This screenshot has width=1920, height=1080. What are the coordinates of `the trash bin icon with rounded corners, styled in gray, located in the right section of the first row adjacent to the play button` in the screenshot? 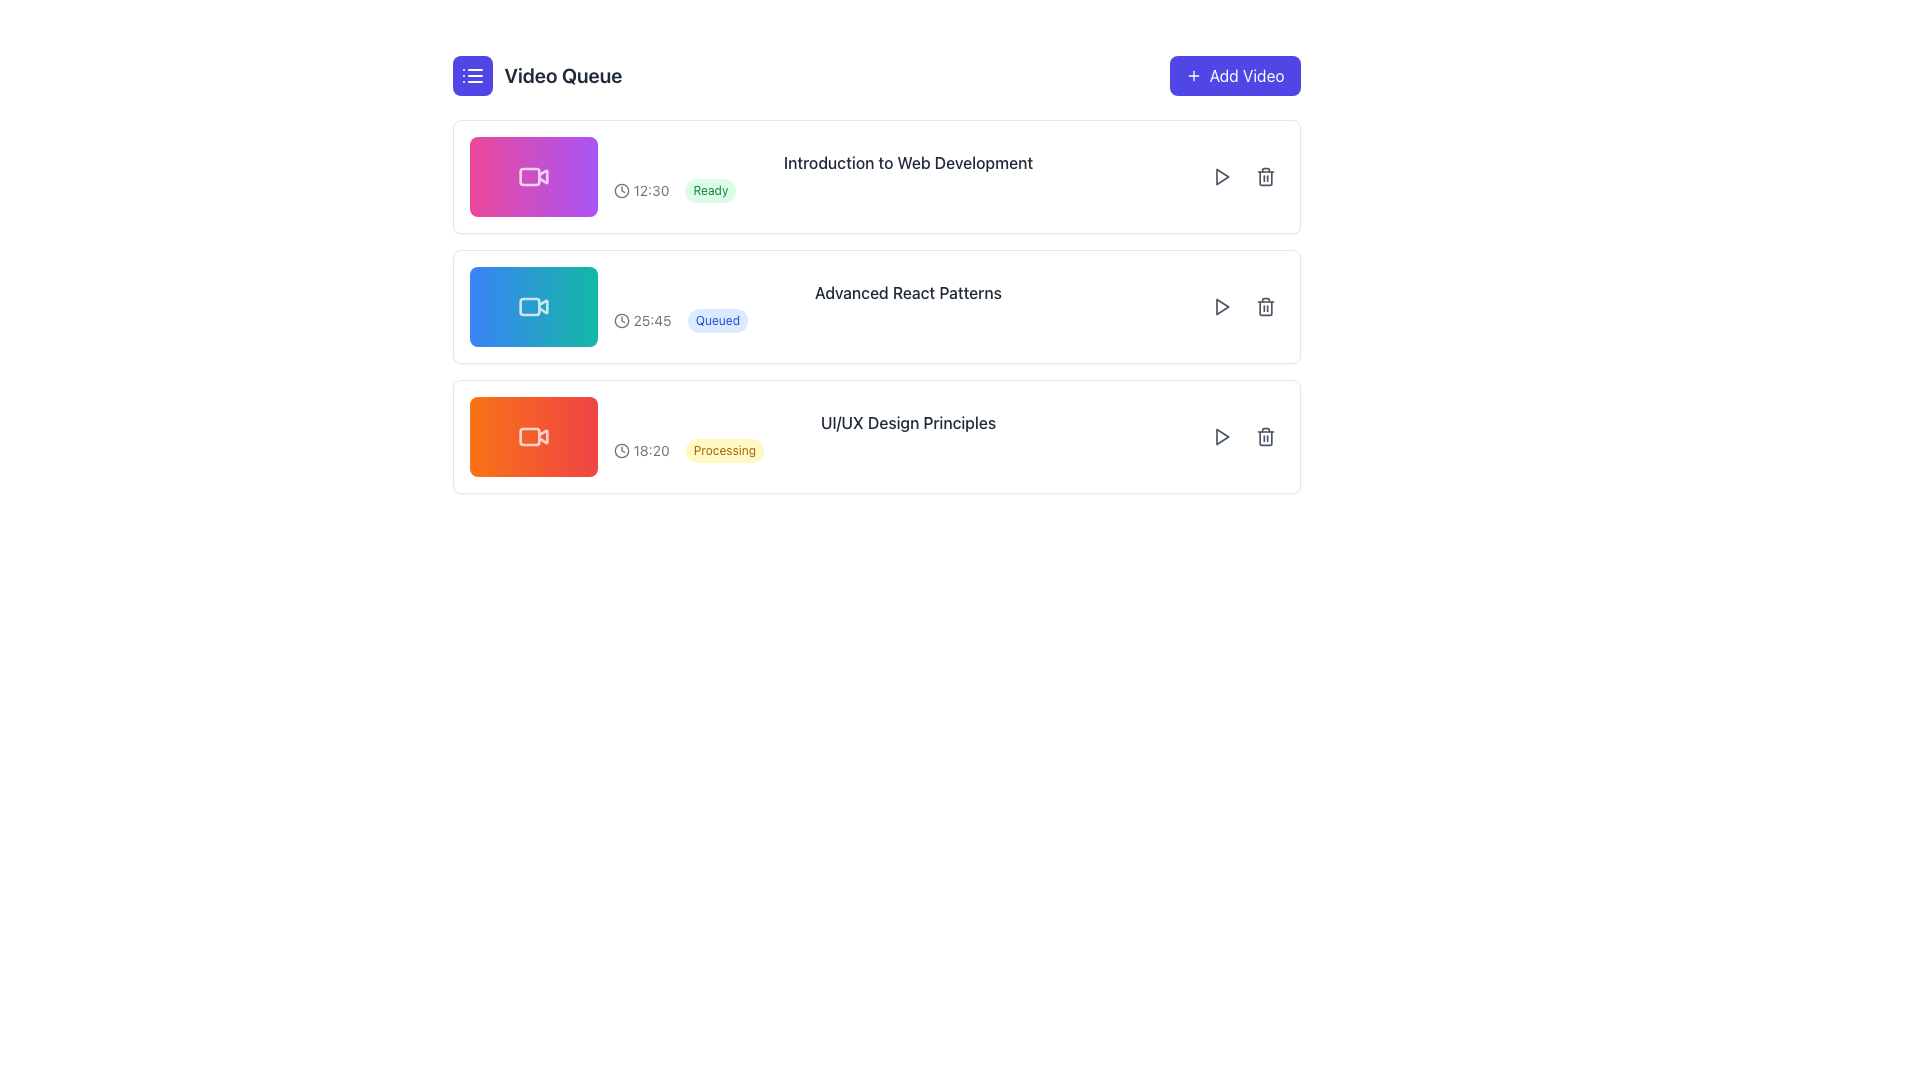 It's located at (1264, 177).